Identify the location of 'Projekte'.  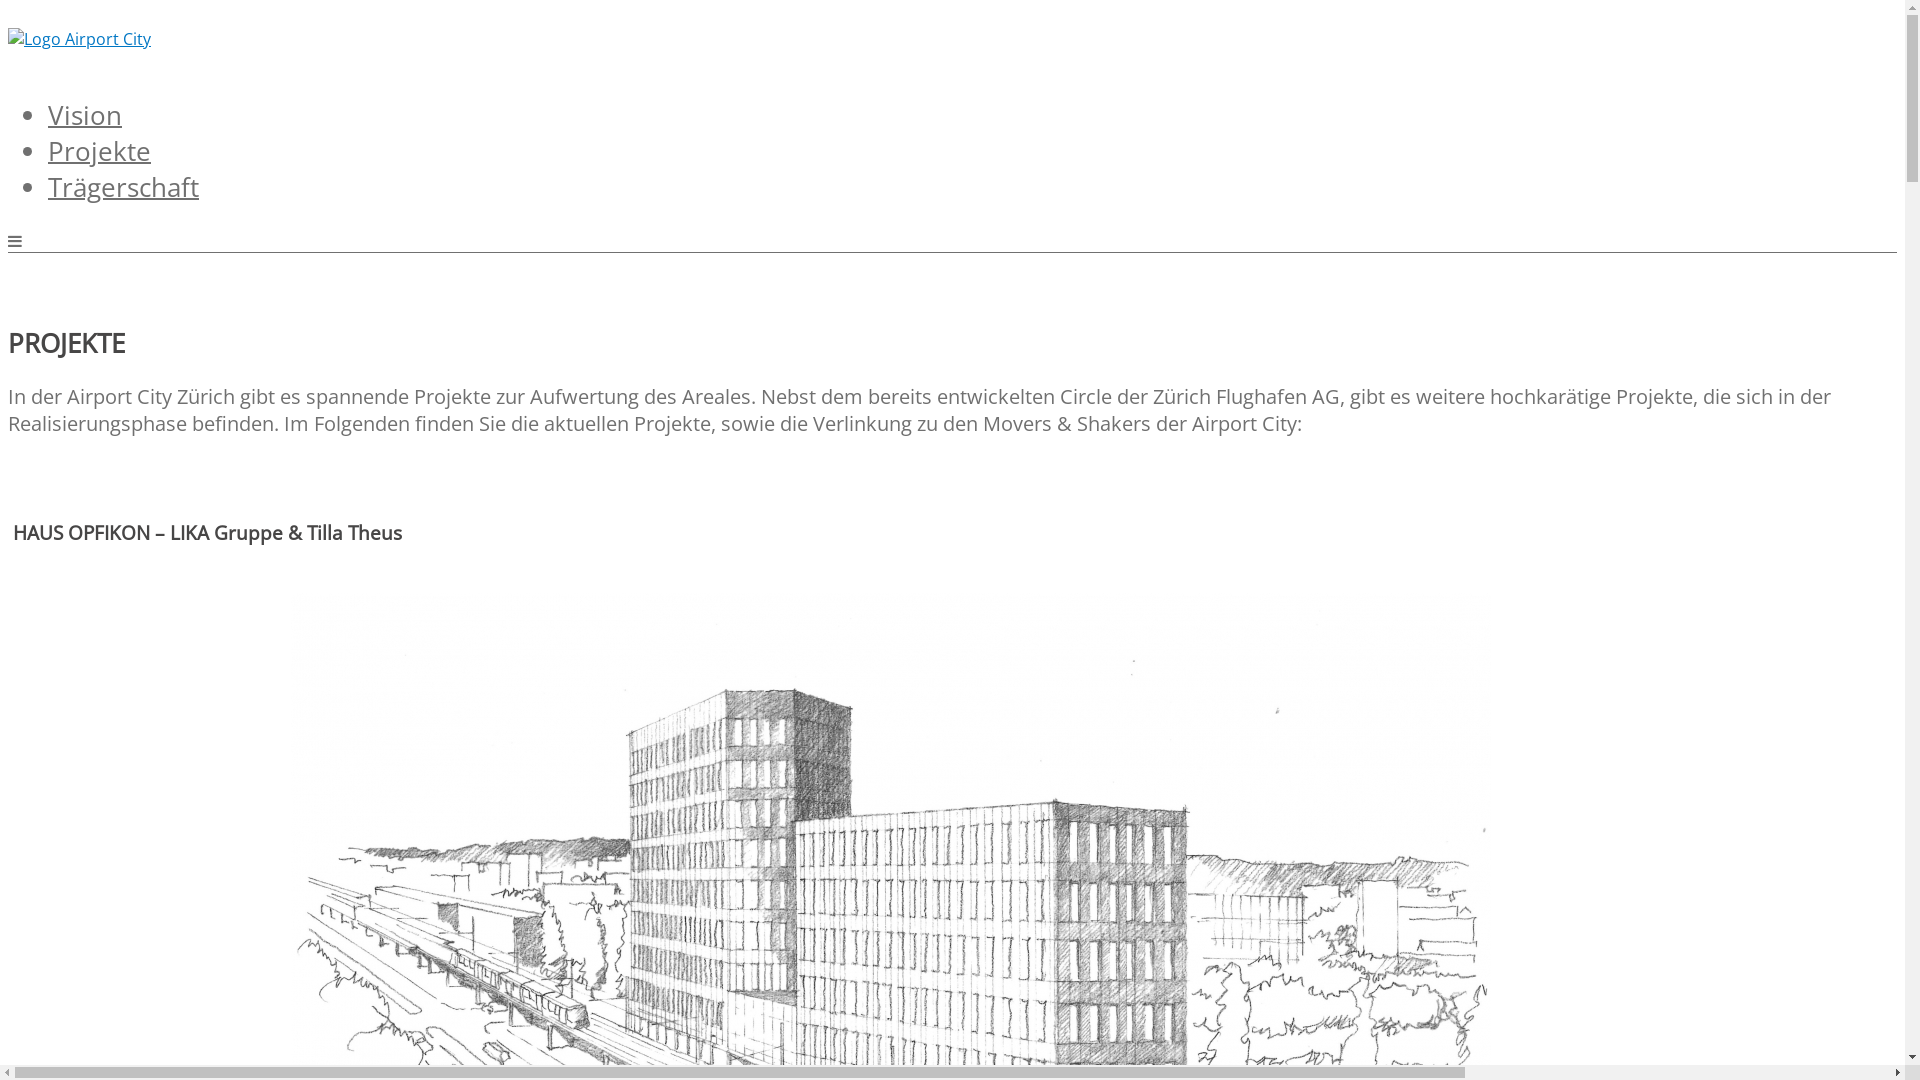
(98, 141).